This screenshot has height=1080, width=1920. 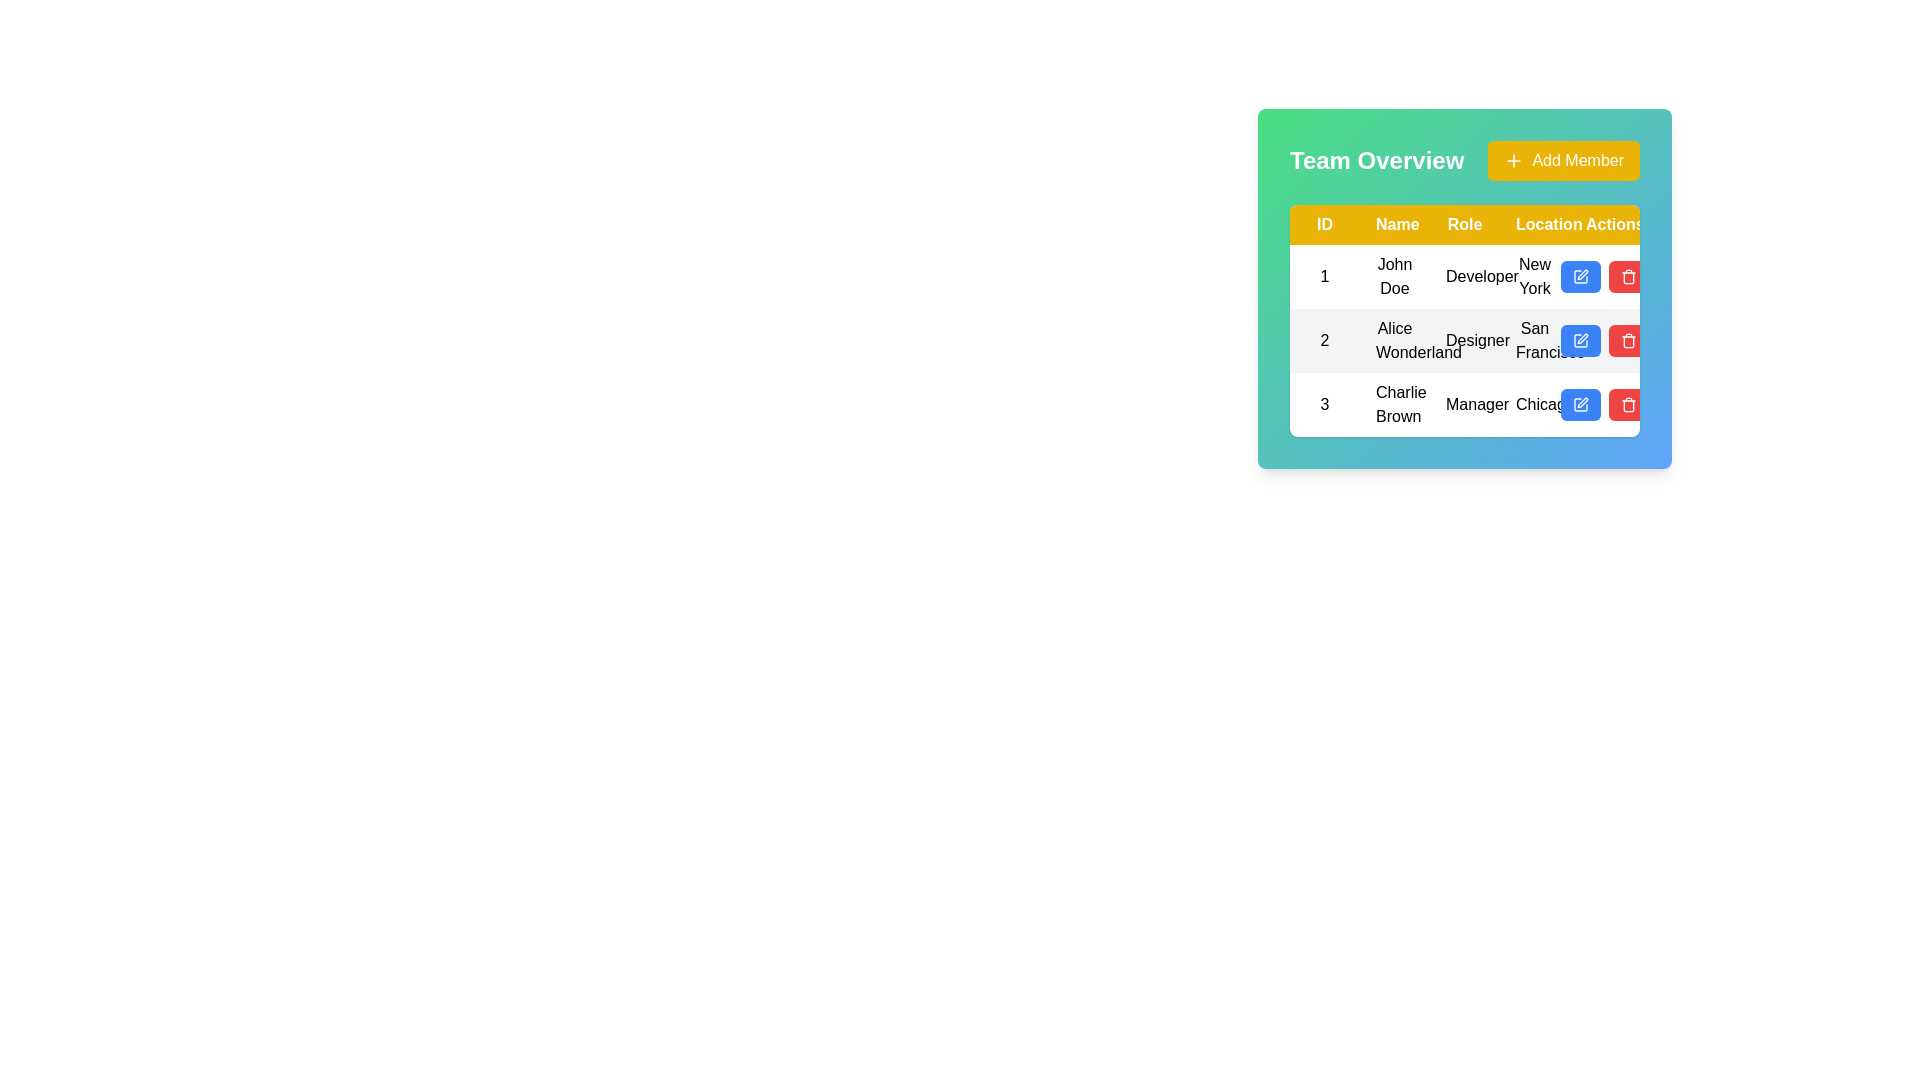 What do you see at coordinates (1604, 339) in the screenshot?
I see `the blue rectangular button with a pen icon in the 'Actions' column, aligned with 'Alice Wonderland' and 'Designer'` at bounding box center [1604, 339].